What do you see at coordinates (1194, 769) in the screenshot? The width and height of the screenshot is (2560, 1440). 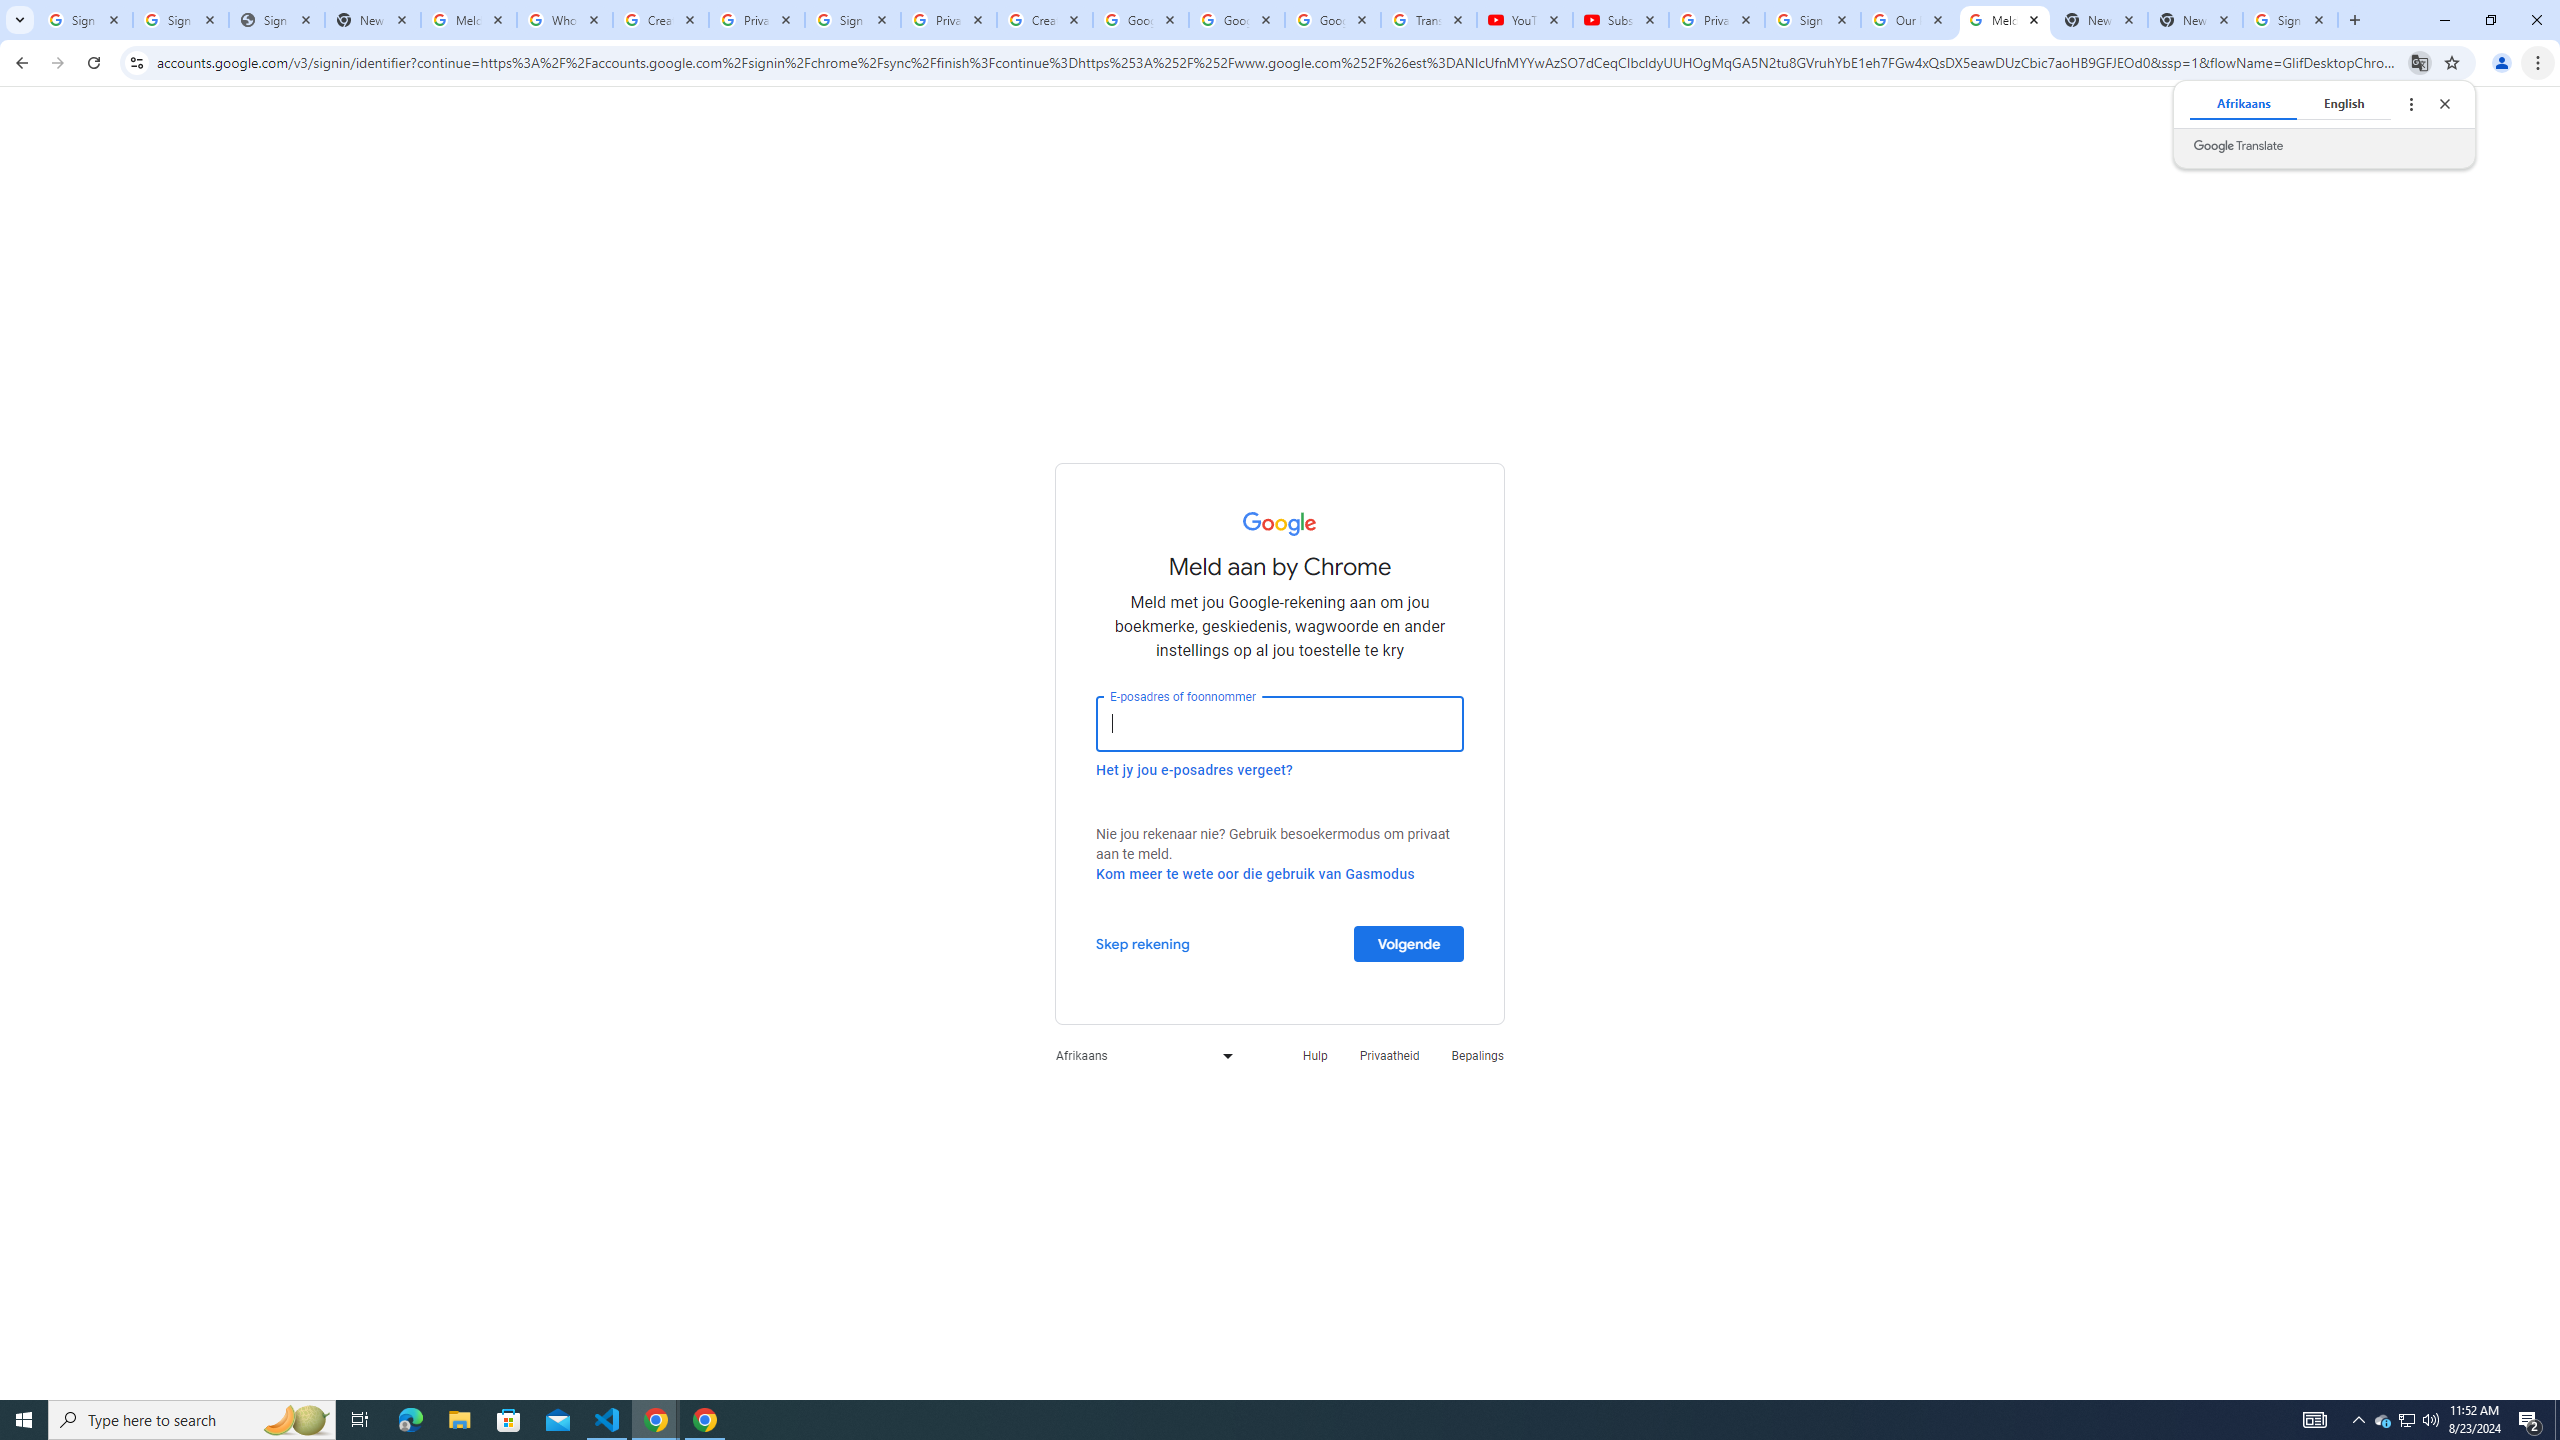 I see `'Het jy jou e-posadres vergeet?'` at bounding box center [1194, 769].